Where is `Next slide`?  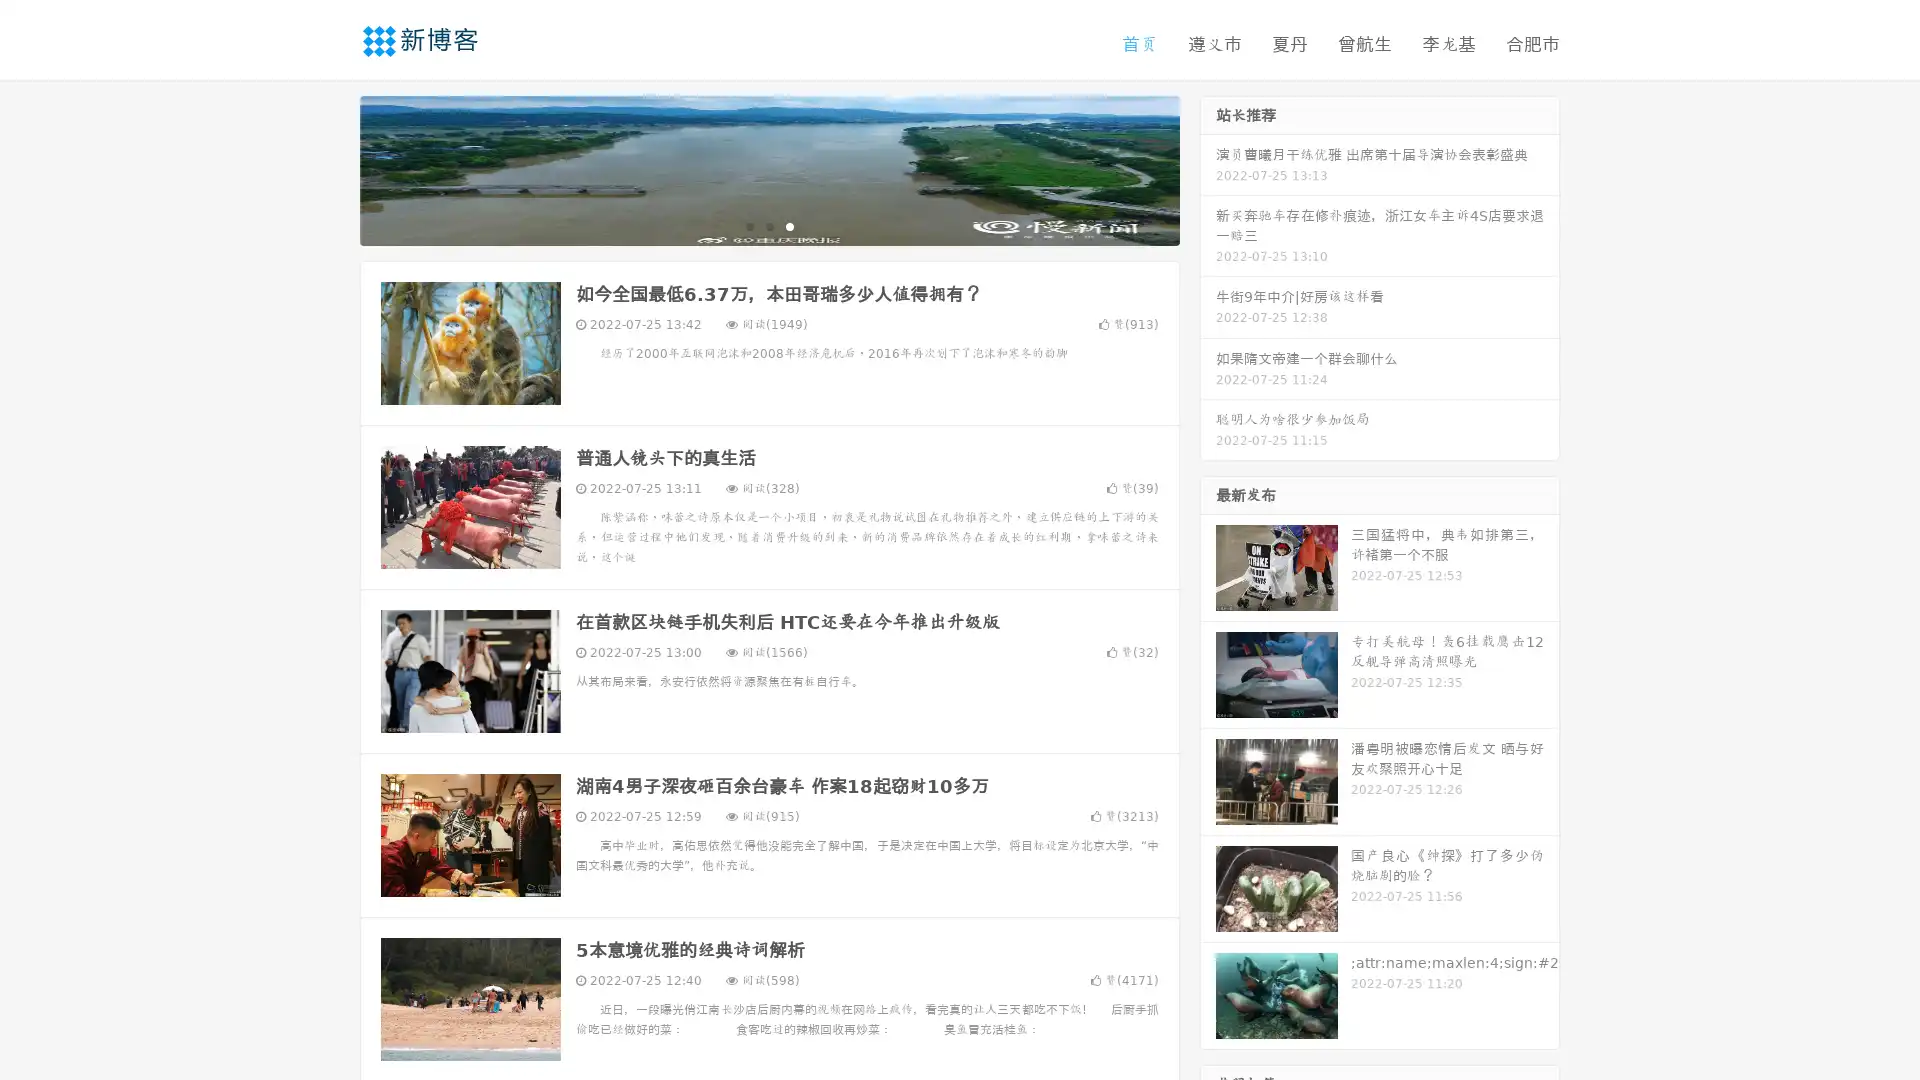 Next slide is located at coordinates (1208, 168).